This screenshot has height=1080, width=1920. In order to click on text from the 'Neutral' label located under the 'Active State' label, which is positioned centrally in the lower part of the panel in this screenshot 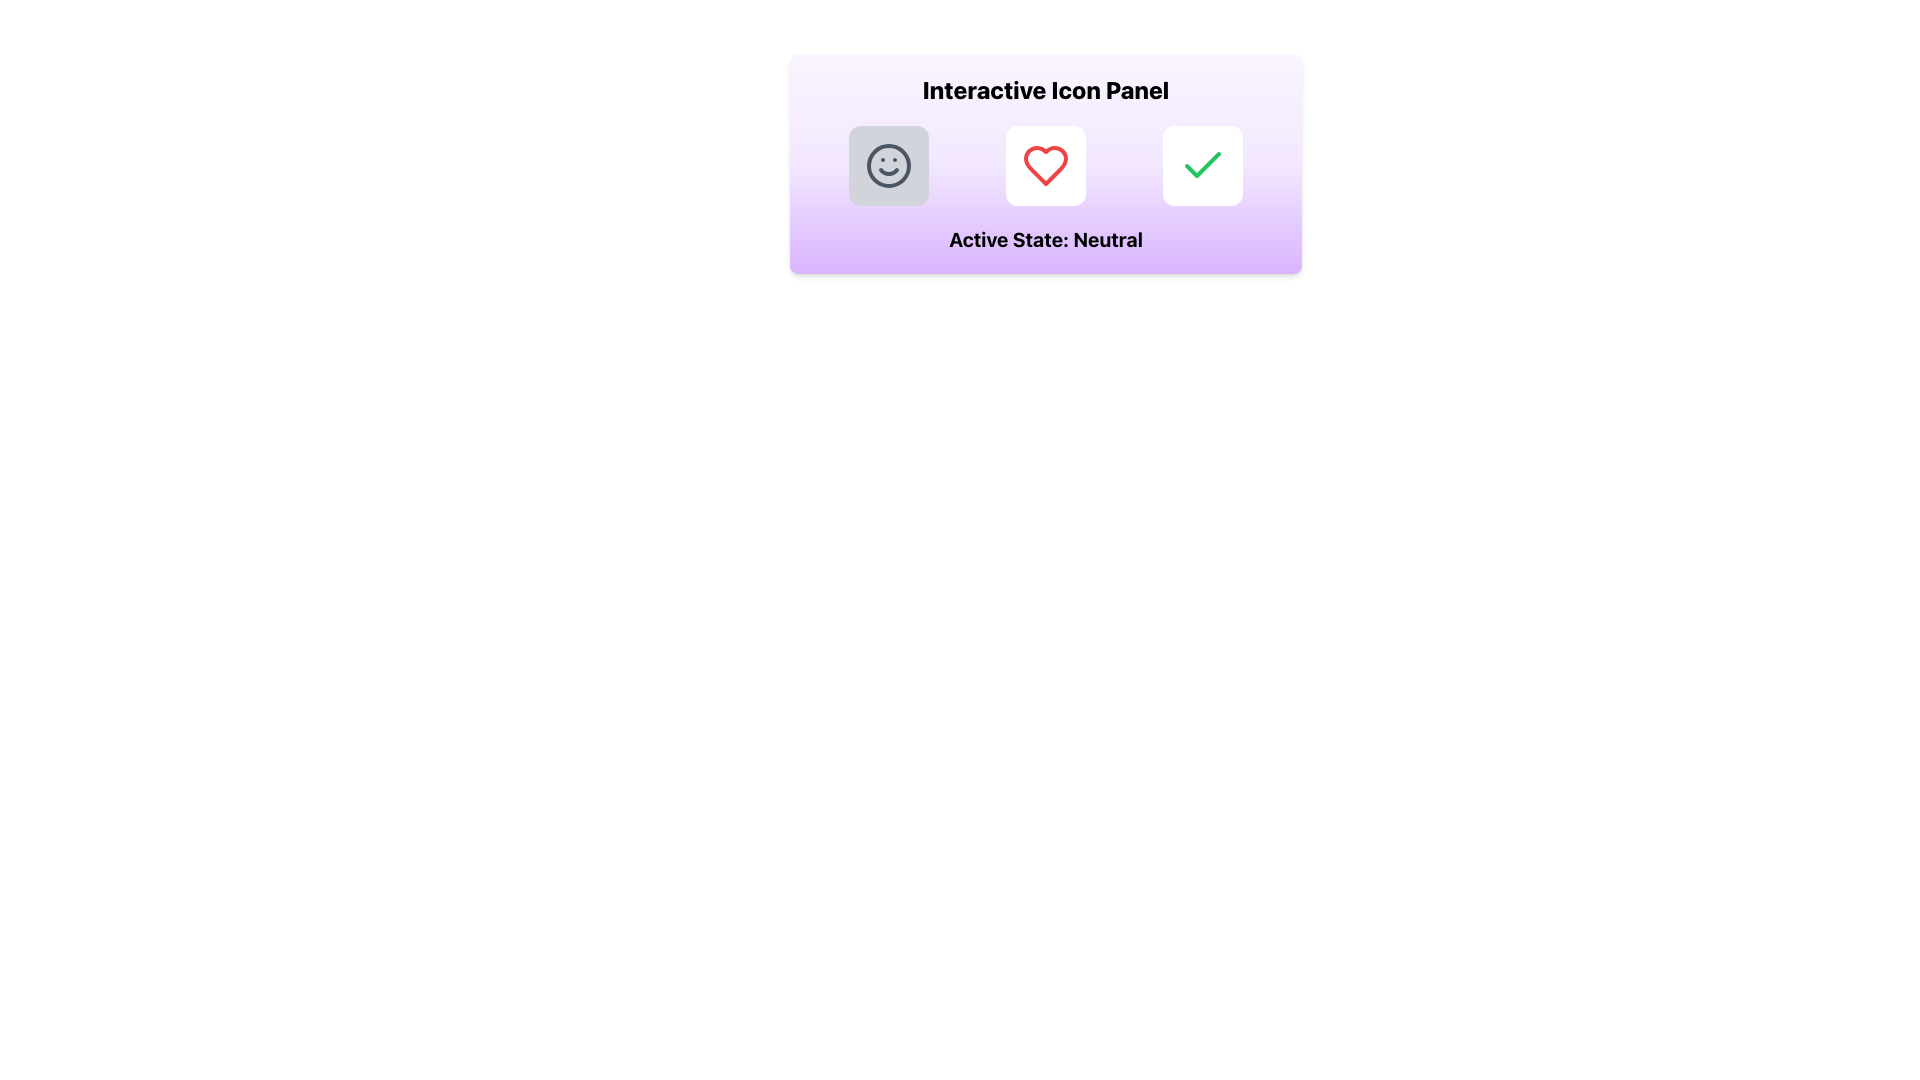, I will do `click(1107, 238)`.